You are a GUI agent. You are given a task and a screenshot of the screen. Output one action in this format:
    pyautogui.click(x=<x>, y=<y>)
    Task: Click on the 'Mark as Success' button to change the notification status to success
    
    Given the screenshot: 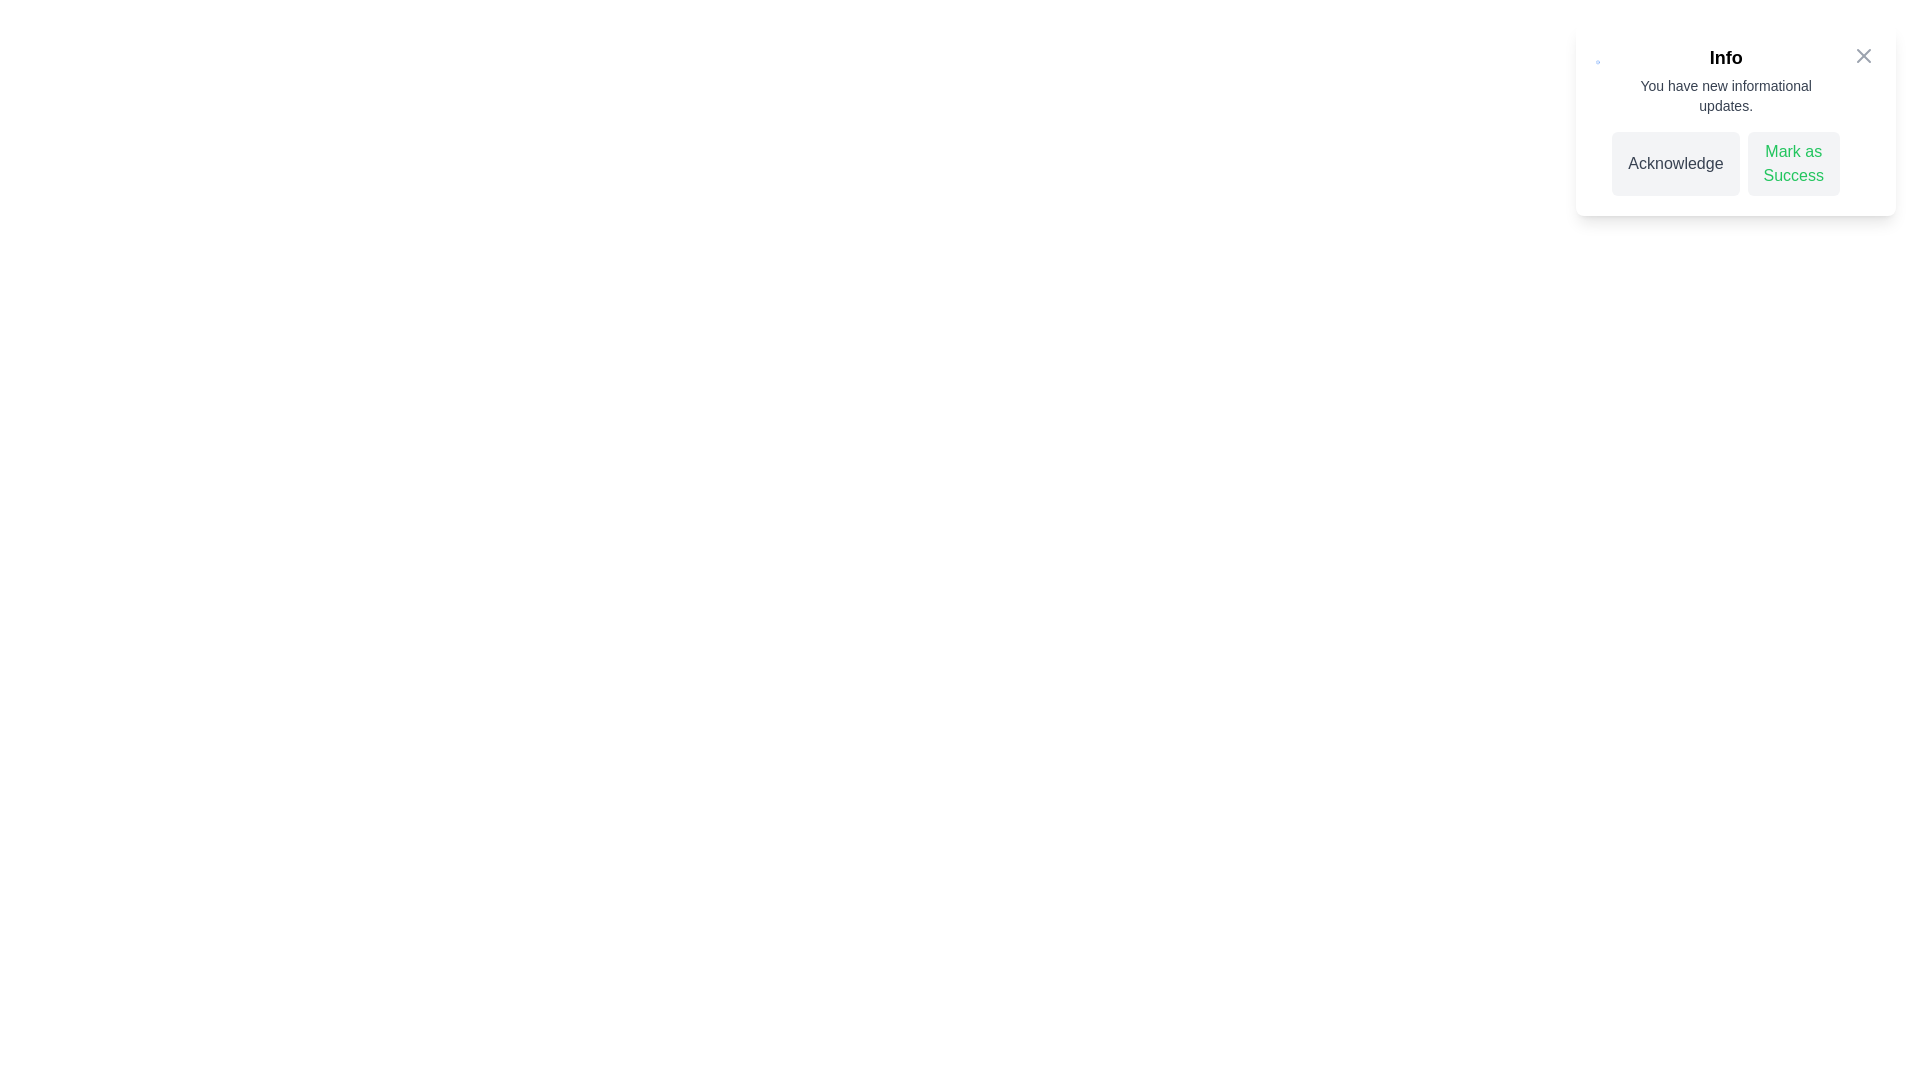 What is the action you would take?
    pyautogui.click(x=1793, y=163)
    